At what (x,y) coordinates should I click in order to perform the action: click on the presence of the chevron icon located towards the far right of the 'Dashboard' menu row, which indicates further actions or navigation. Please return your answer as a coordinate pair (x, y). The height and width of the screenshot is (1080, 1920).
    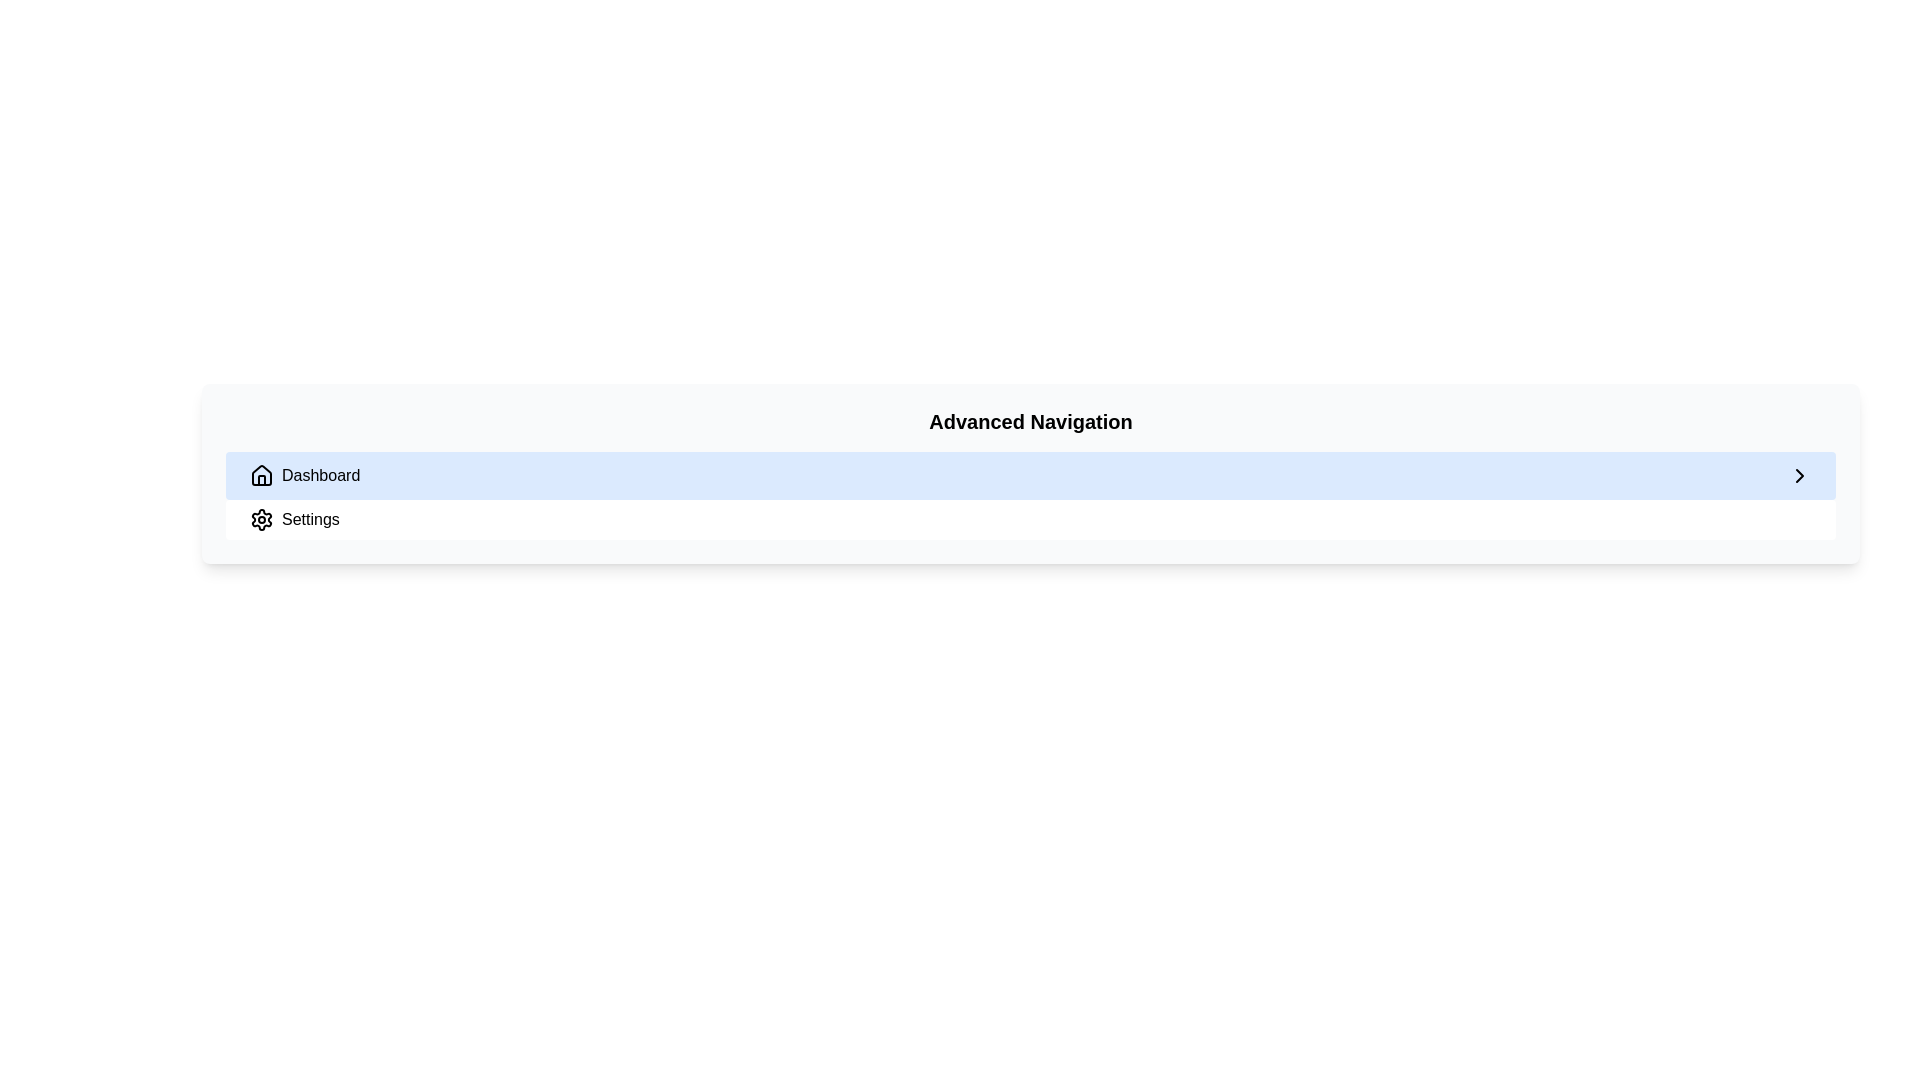
    Looking at the image, I should click on (1800, 475).